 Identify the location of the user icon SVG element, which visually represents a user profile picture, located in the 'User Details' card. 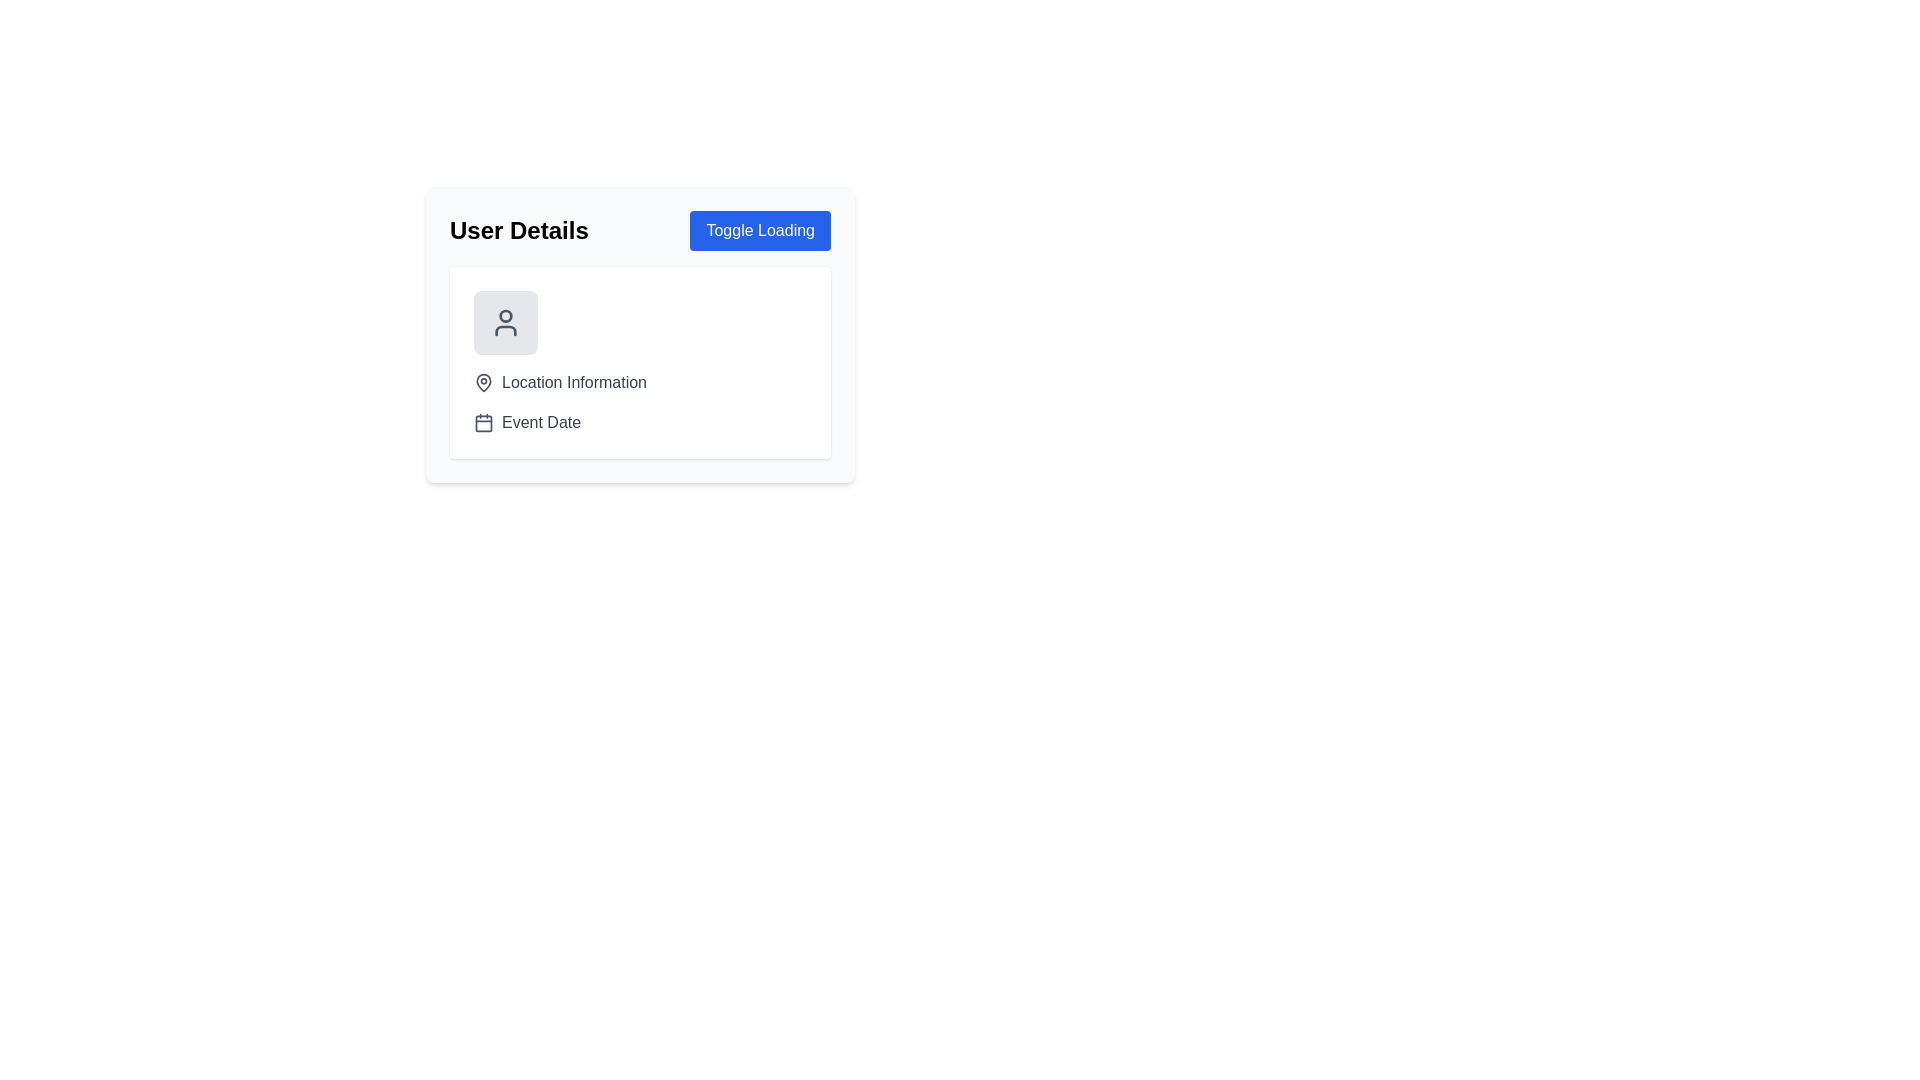
(505, 322).